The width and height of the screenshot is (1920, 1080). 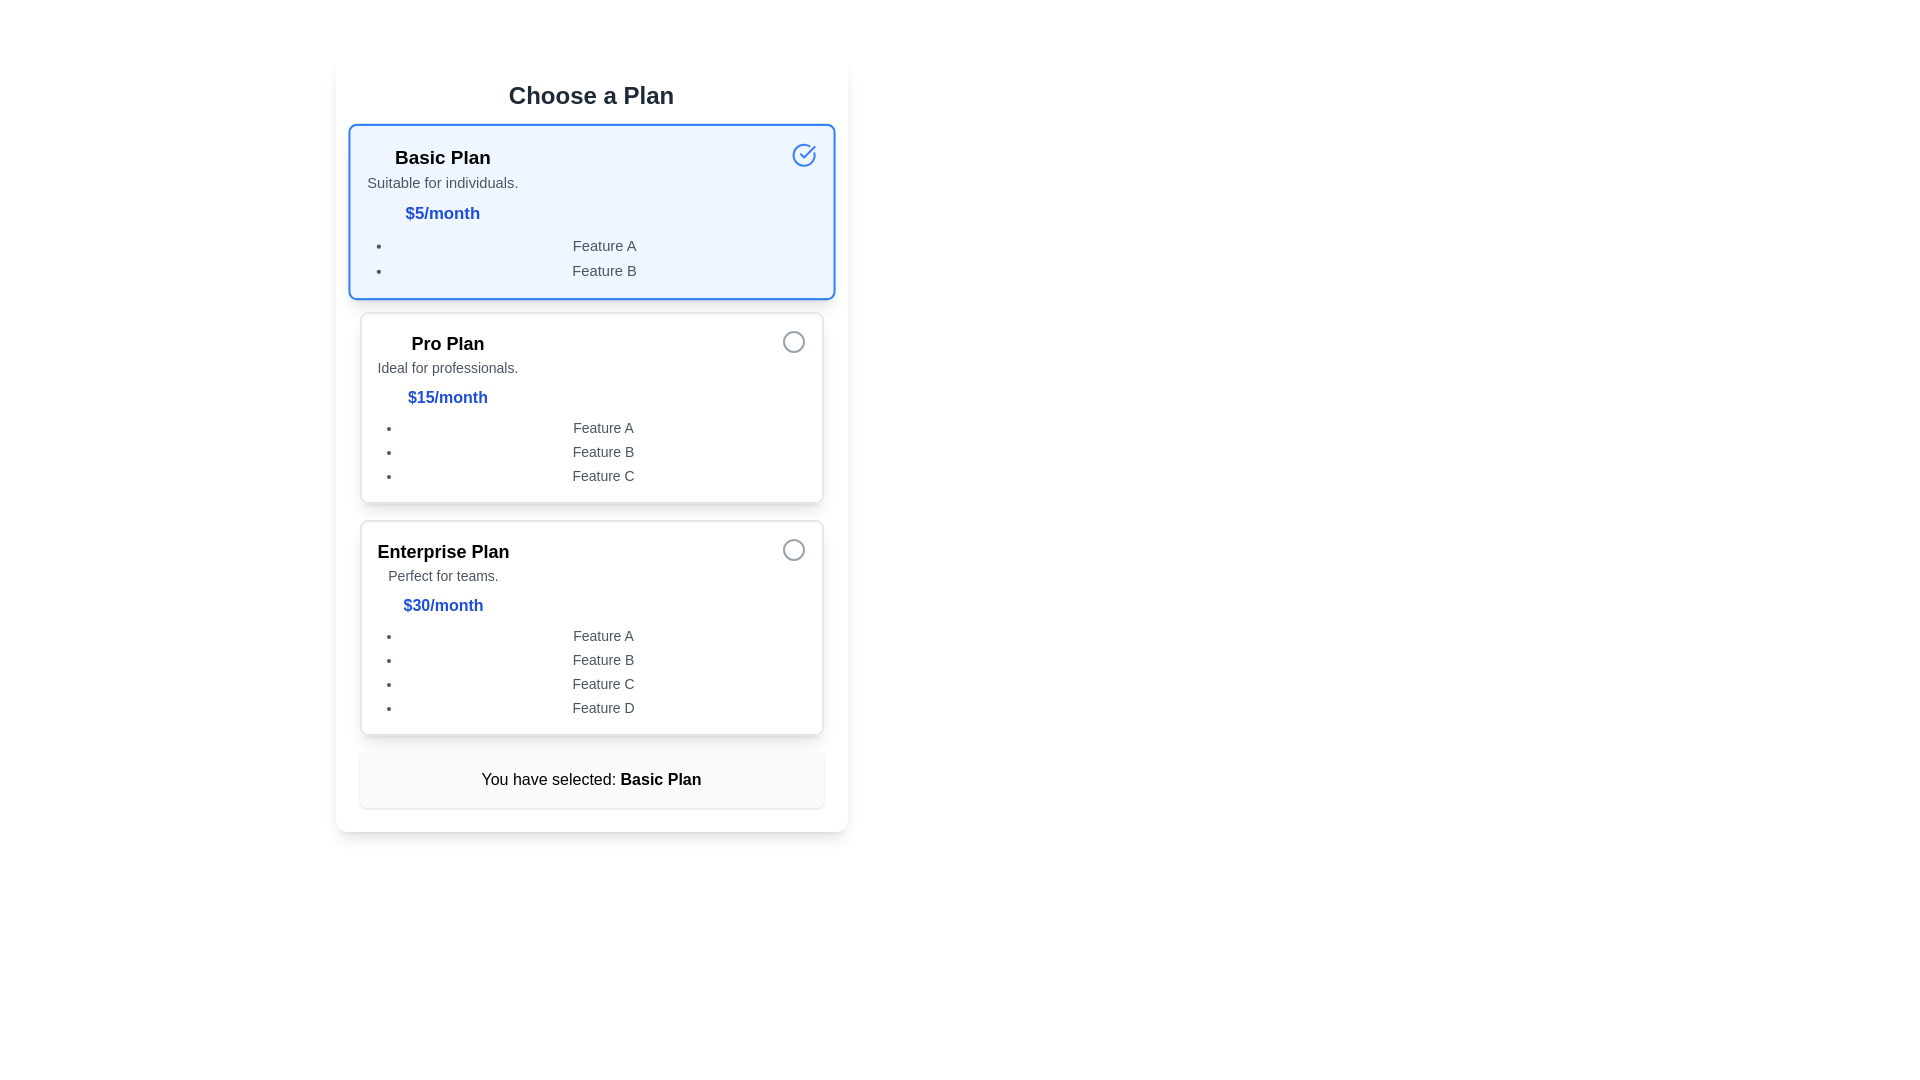 What do you see at coordinates (792, 341) in the screenshot?
I see `the visual feedback of the radio button indicating the 'Pro Plan' option, located in the top-right corner of the card` at bounding box center [792, 341].